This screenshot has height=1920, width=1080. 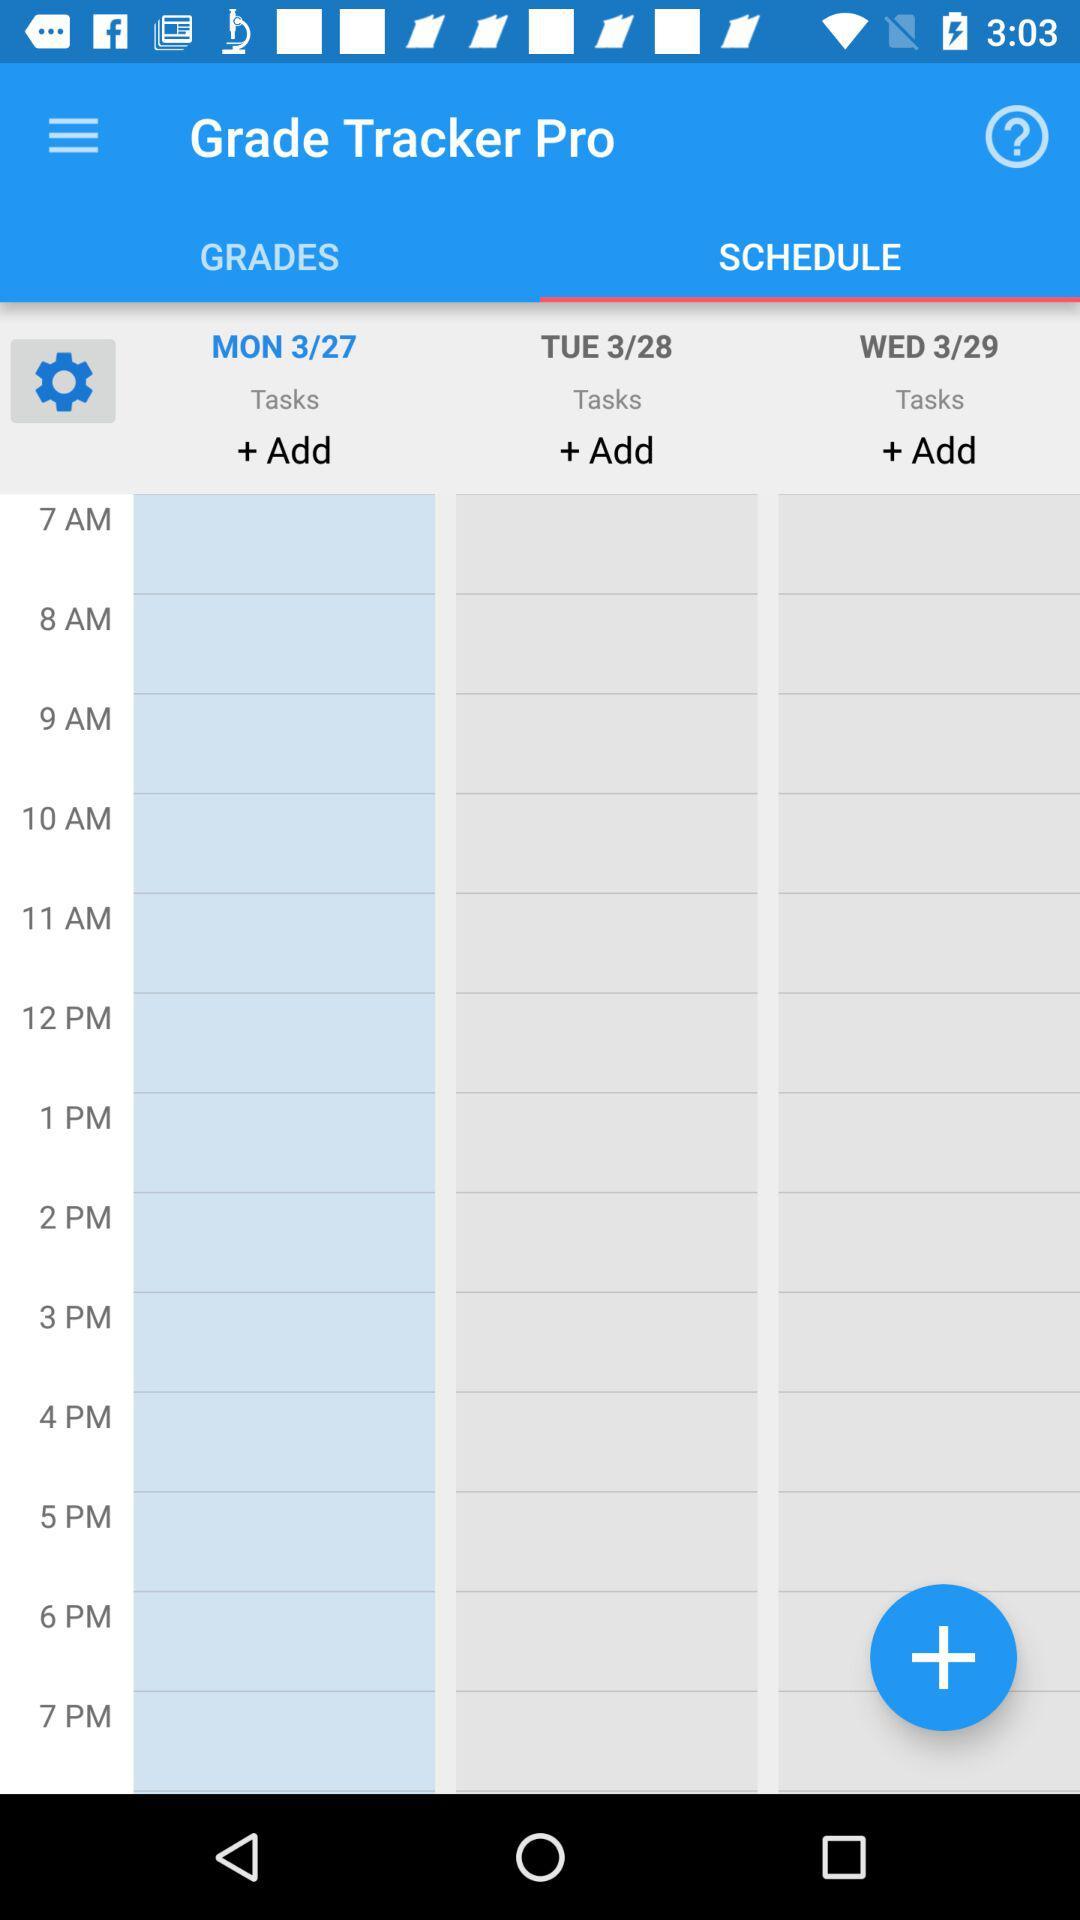 What do you see at coordinates (72, 135) in the screenshot?
I see `the item to the left of grade tracker pro item` at bounding box center [72, 135].